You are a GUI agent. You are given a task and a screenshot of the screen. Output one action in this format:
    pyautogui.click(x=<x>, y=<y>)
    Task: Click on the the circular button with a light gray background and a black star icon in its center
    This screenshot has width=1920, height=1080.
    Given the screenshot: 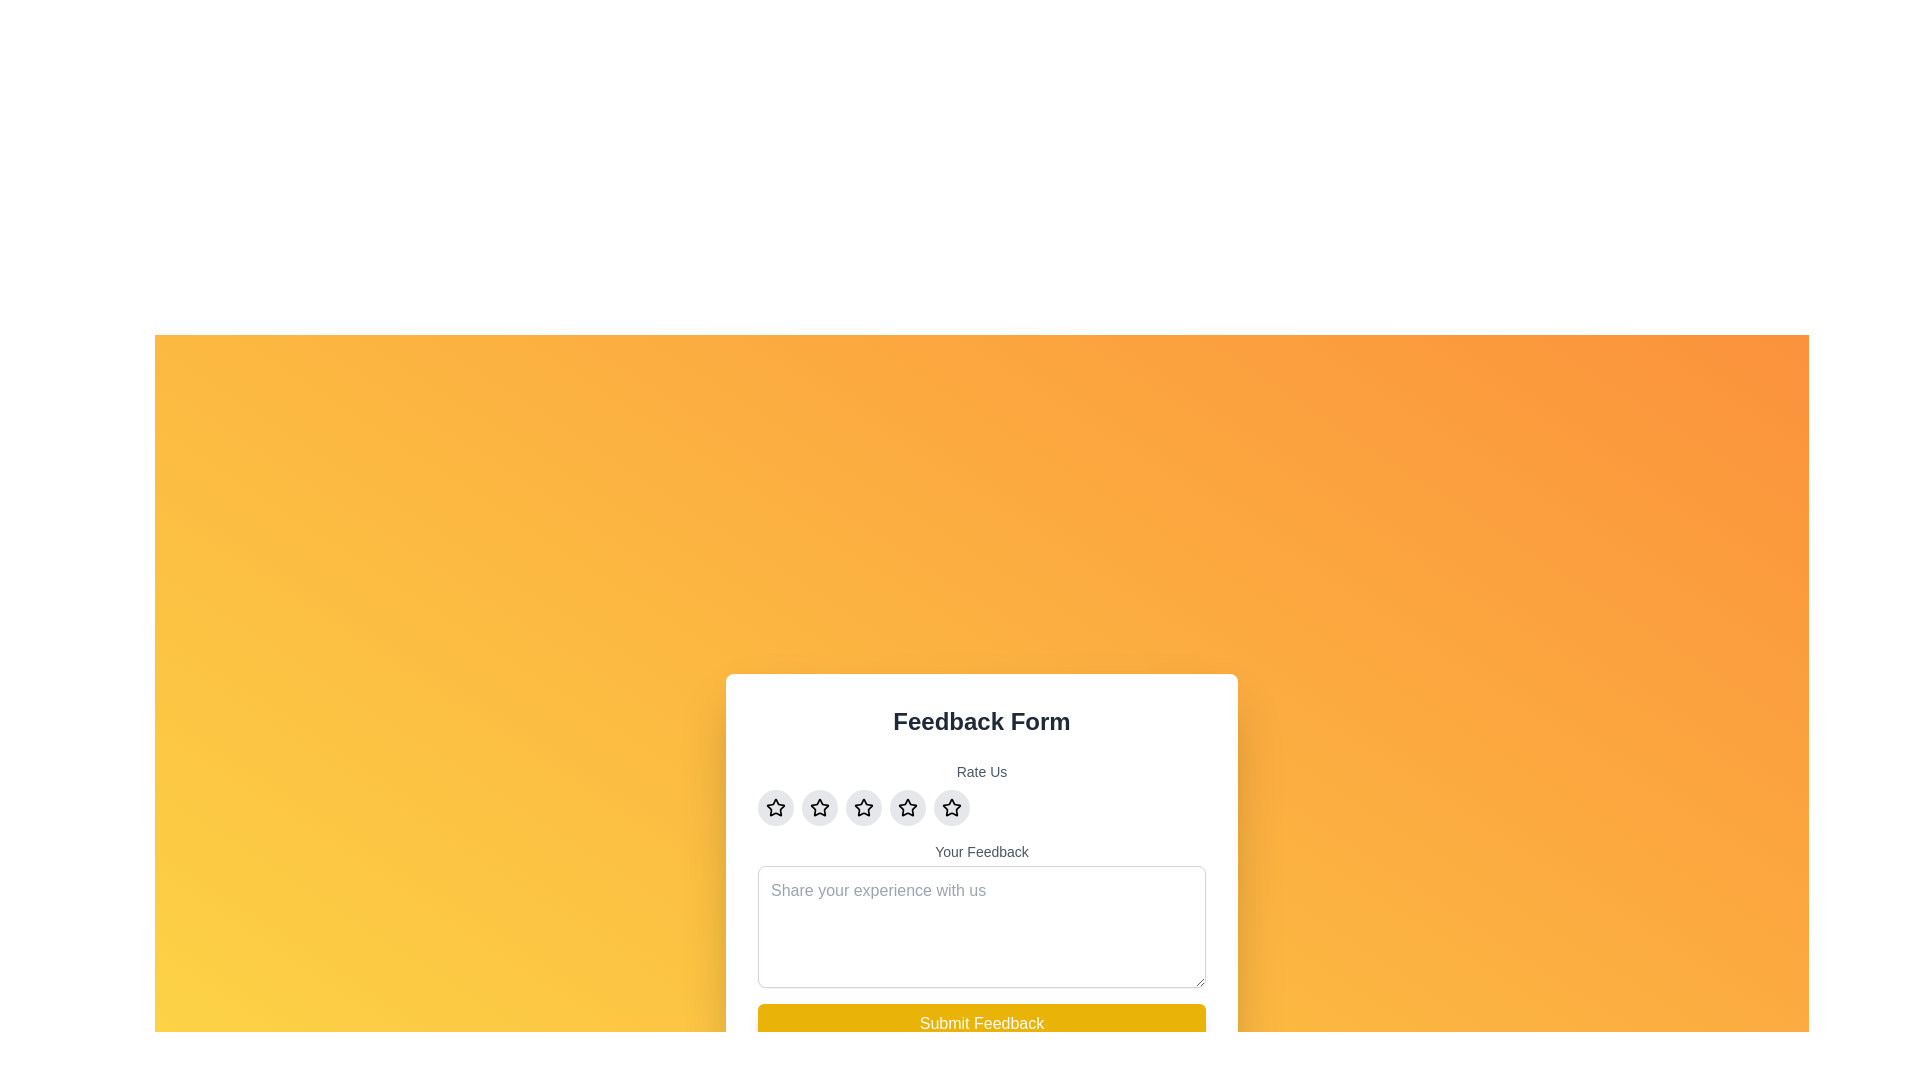 What is the action you would take?
    pyautogui.click(x=906, y=806)
    